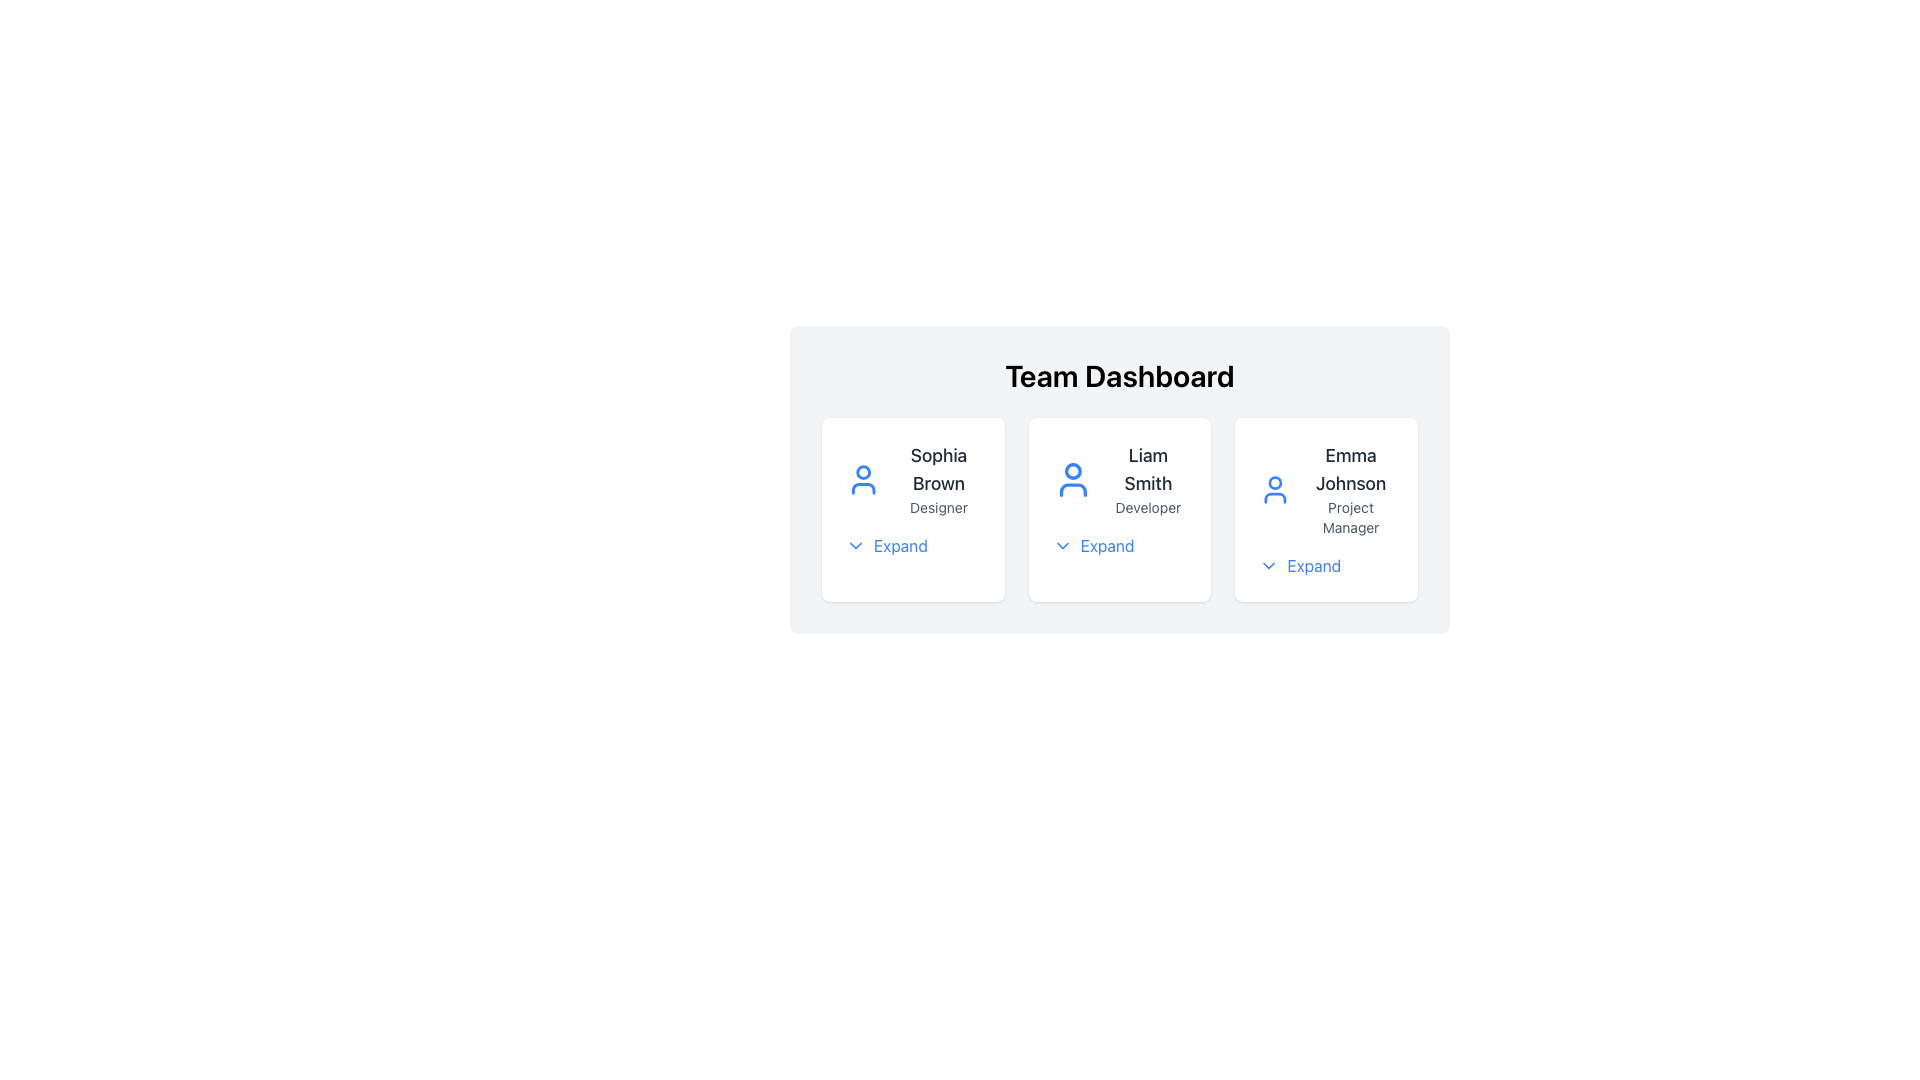 This screenshot has width=1920, height=1080. What do you see at coordinates (1351, 470) in the screenshot?
I see `the static text element displaying 'Emma Johnson', which is located at the top-center of the team member card in the Team Dashboard section` at bounding box center [1351, 470].